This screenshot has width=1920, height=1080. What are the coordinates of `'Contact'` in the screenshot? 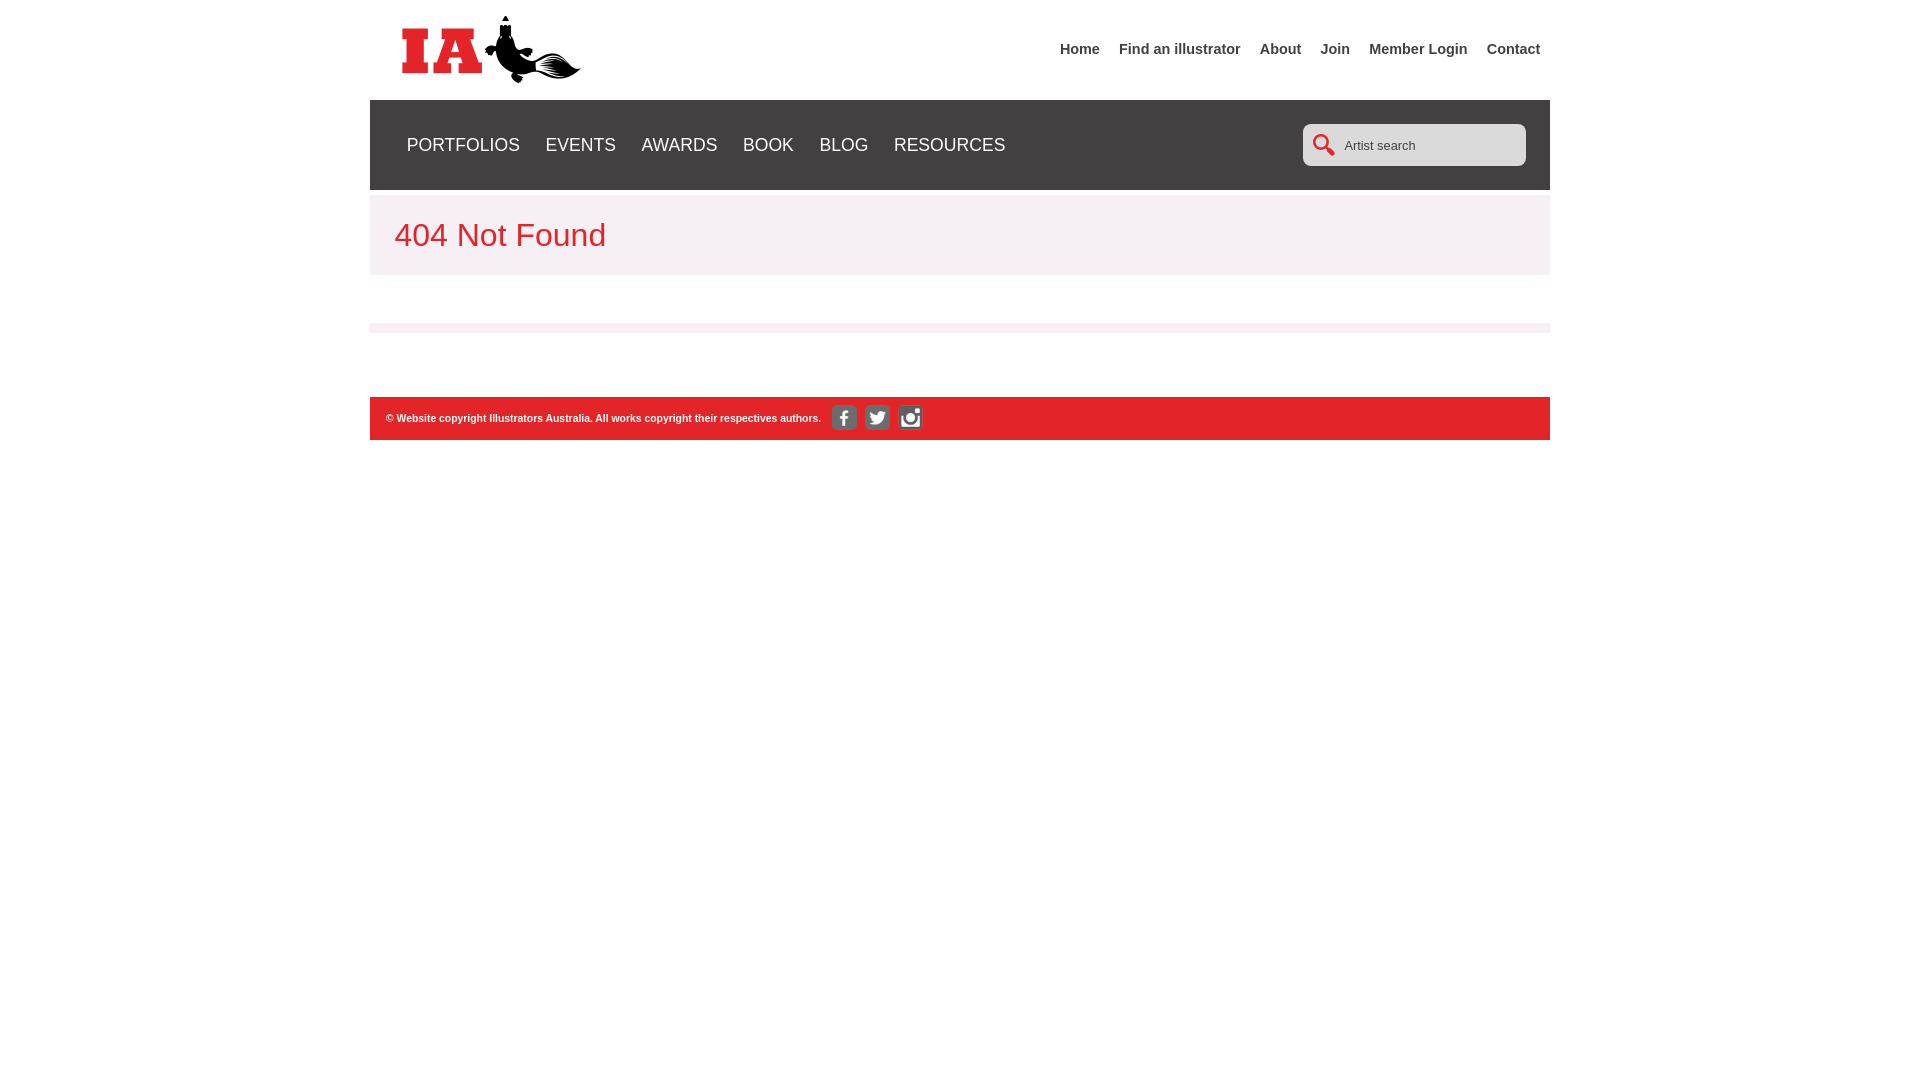 It's located at (1513, 48).